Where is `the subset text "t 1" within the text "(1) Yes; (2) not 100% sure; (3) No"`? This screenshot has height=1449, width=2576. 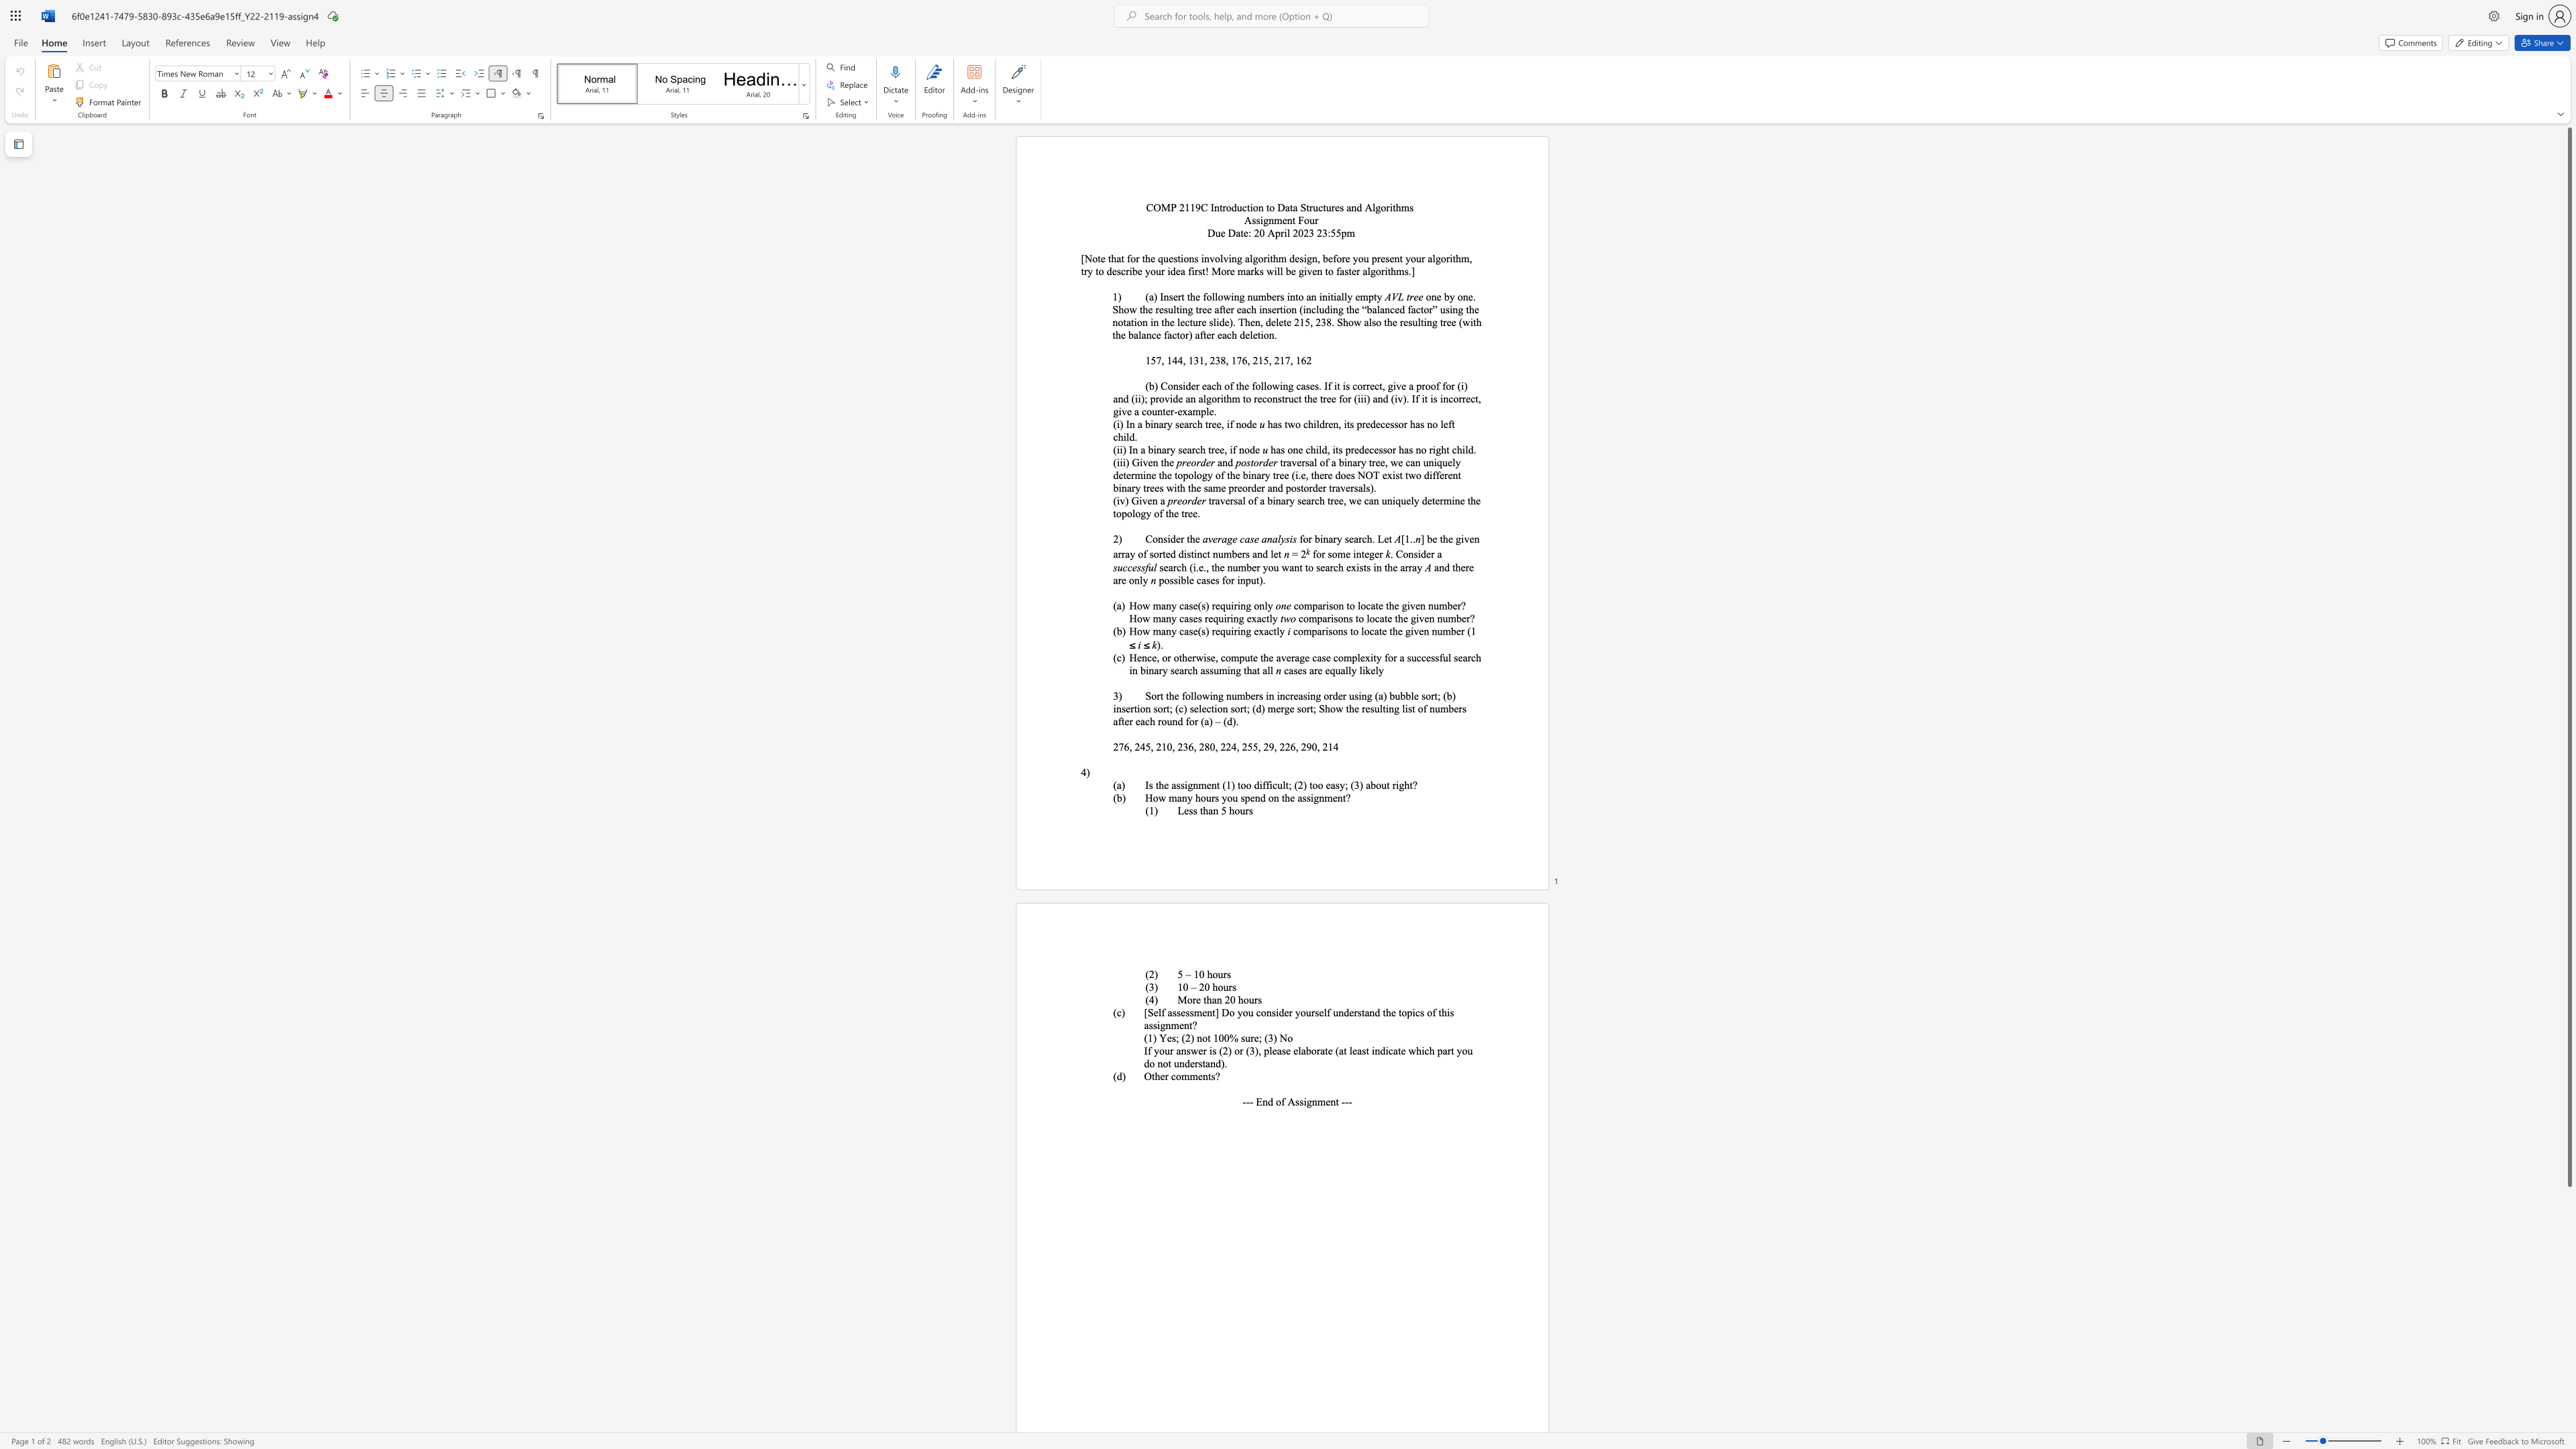 the subset text "t 1" within the text "(1) Yes; (2) not 100% sure; (3) No" is located at coordinates (1207, 1038).